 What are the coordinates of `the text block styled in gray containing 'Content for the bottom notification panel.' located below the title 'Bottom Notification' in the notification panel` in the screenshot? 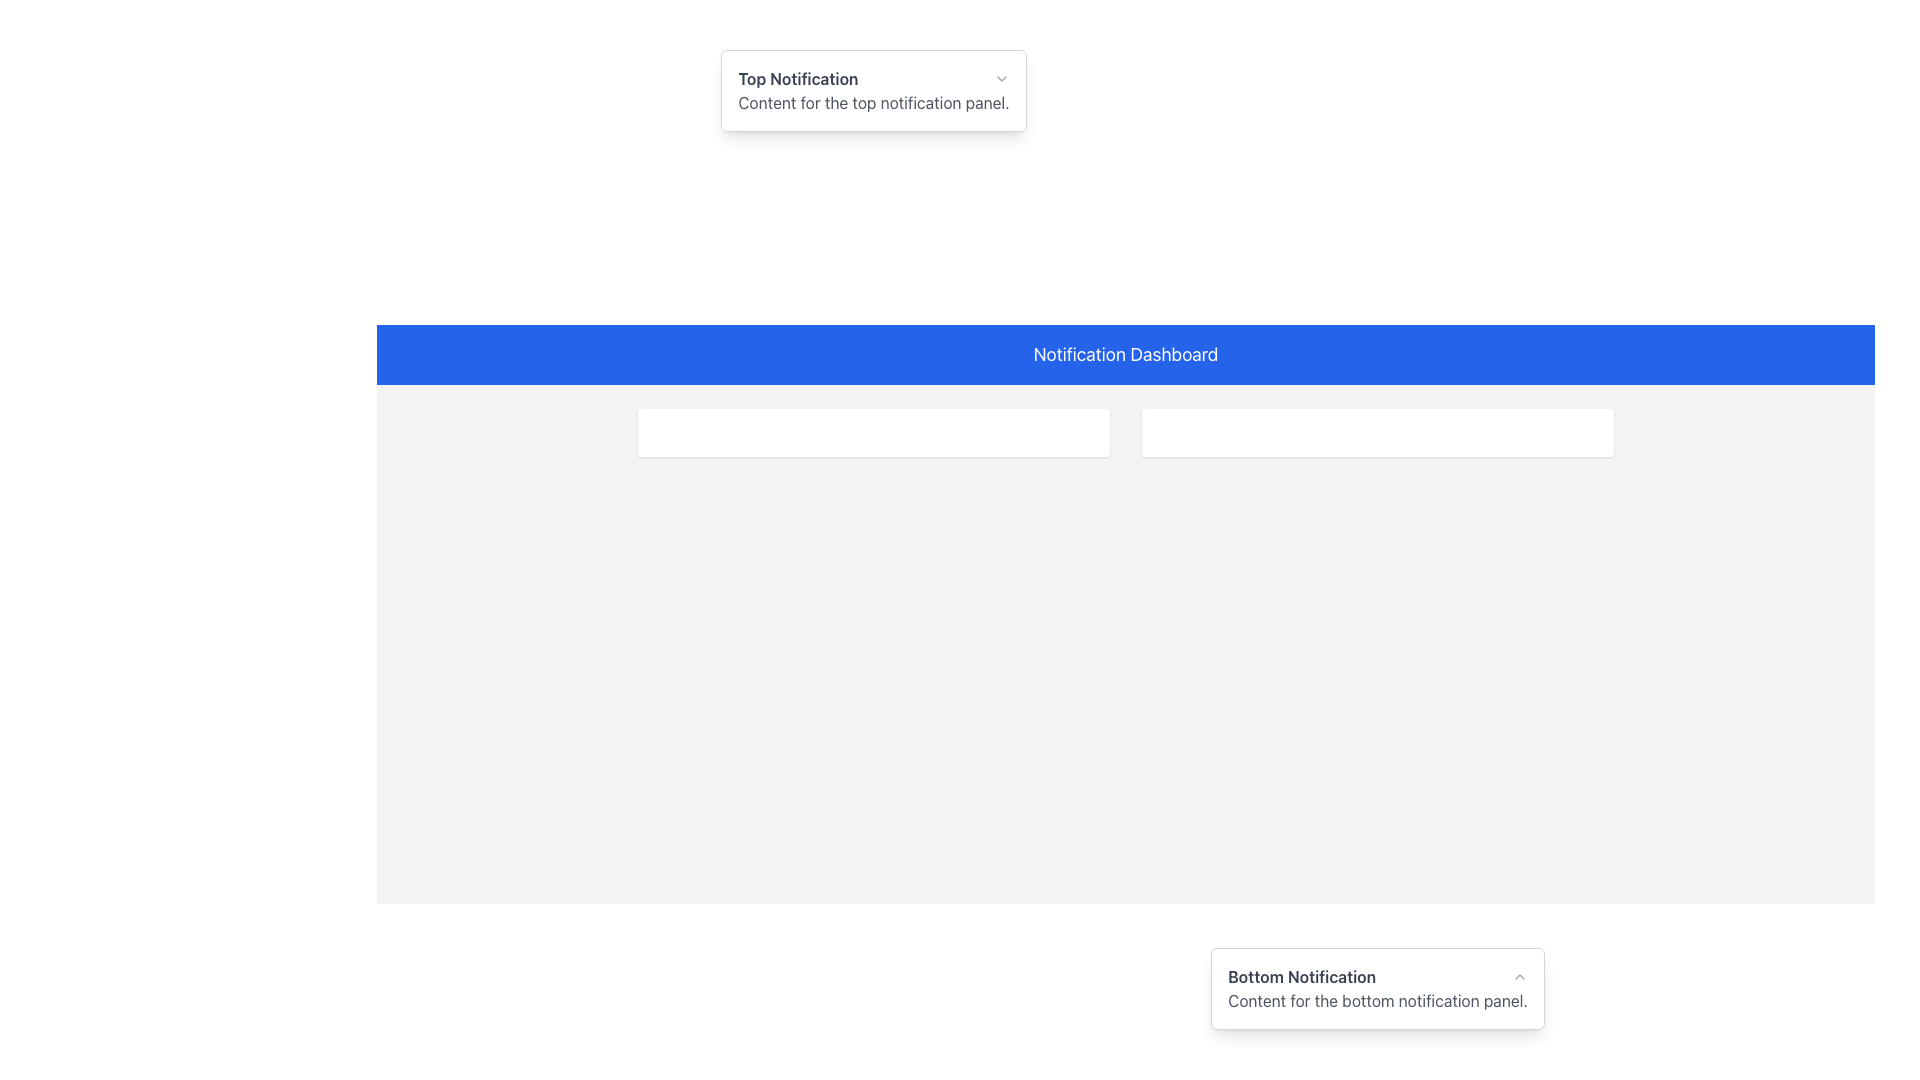 It's located at (1376, 1001).